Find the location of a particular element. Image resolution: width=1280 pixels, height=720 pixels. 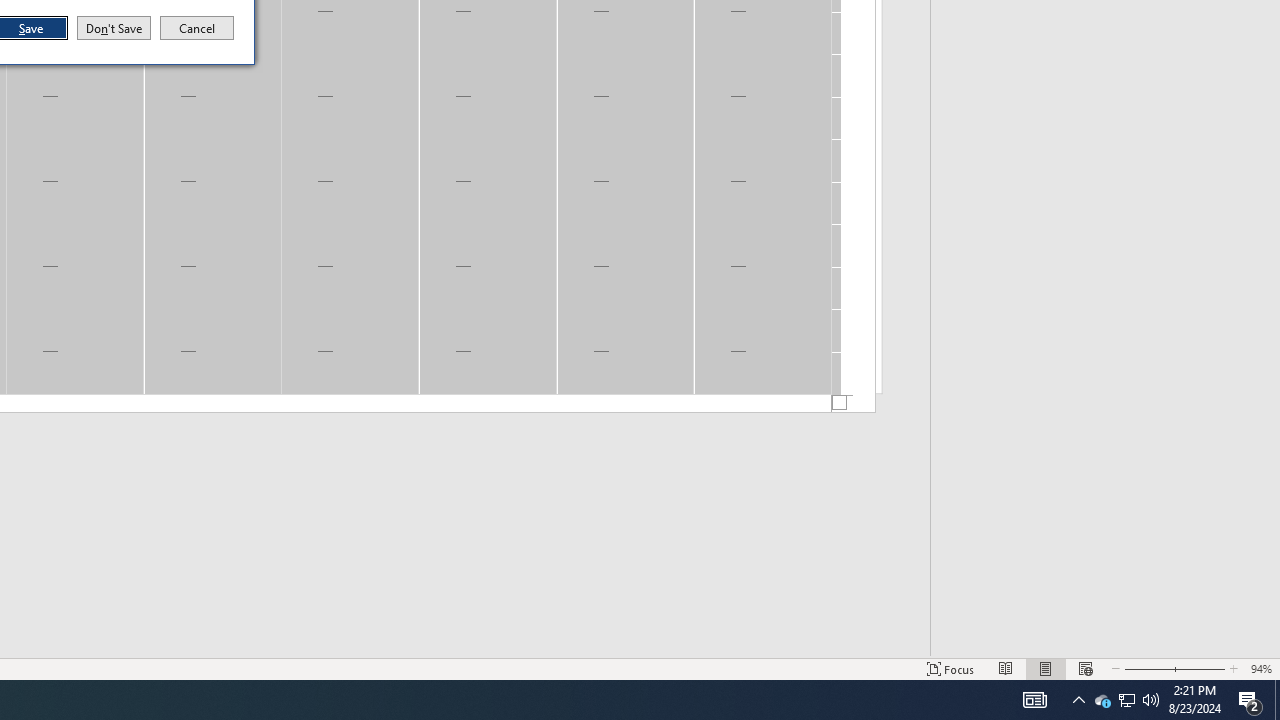

'Don' is located at coordinates (112, 28).